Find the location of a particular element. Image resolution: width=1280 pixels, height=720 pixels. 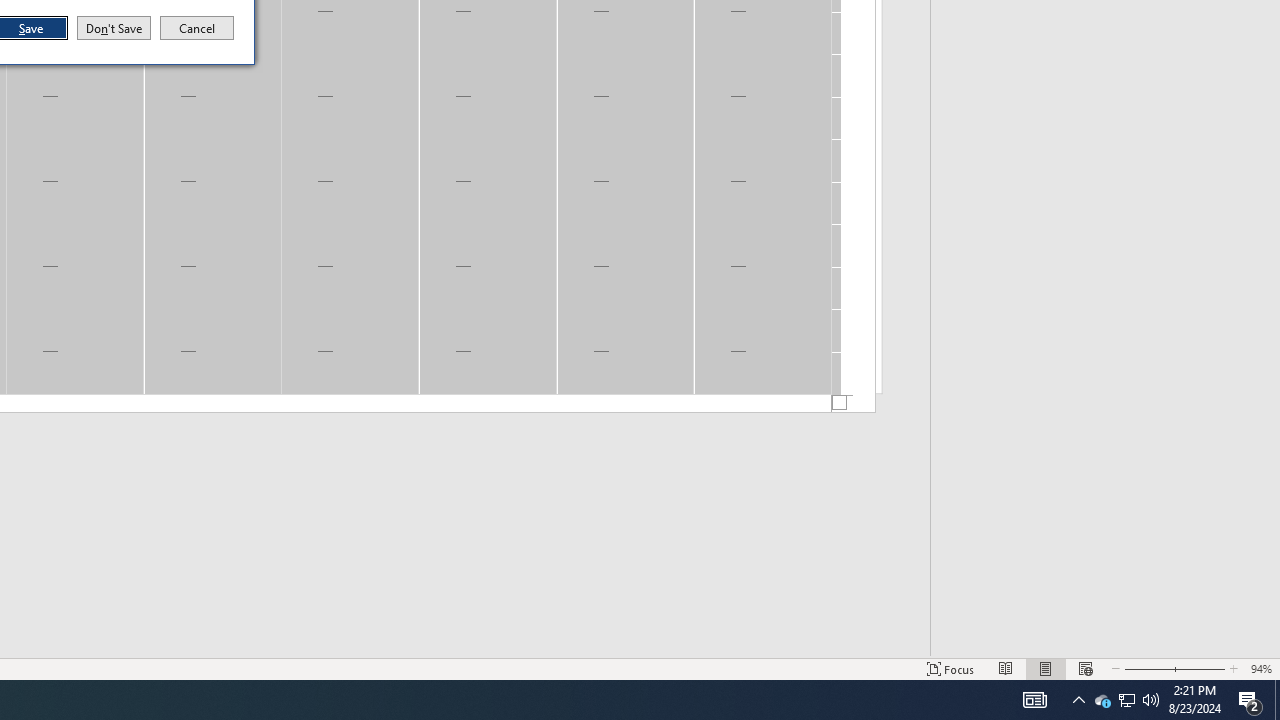

'Don' is located at coordinates (112, 28).